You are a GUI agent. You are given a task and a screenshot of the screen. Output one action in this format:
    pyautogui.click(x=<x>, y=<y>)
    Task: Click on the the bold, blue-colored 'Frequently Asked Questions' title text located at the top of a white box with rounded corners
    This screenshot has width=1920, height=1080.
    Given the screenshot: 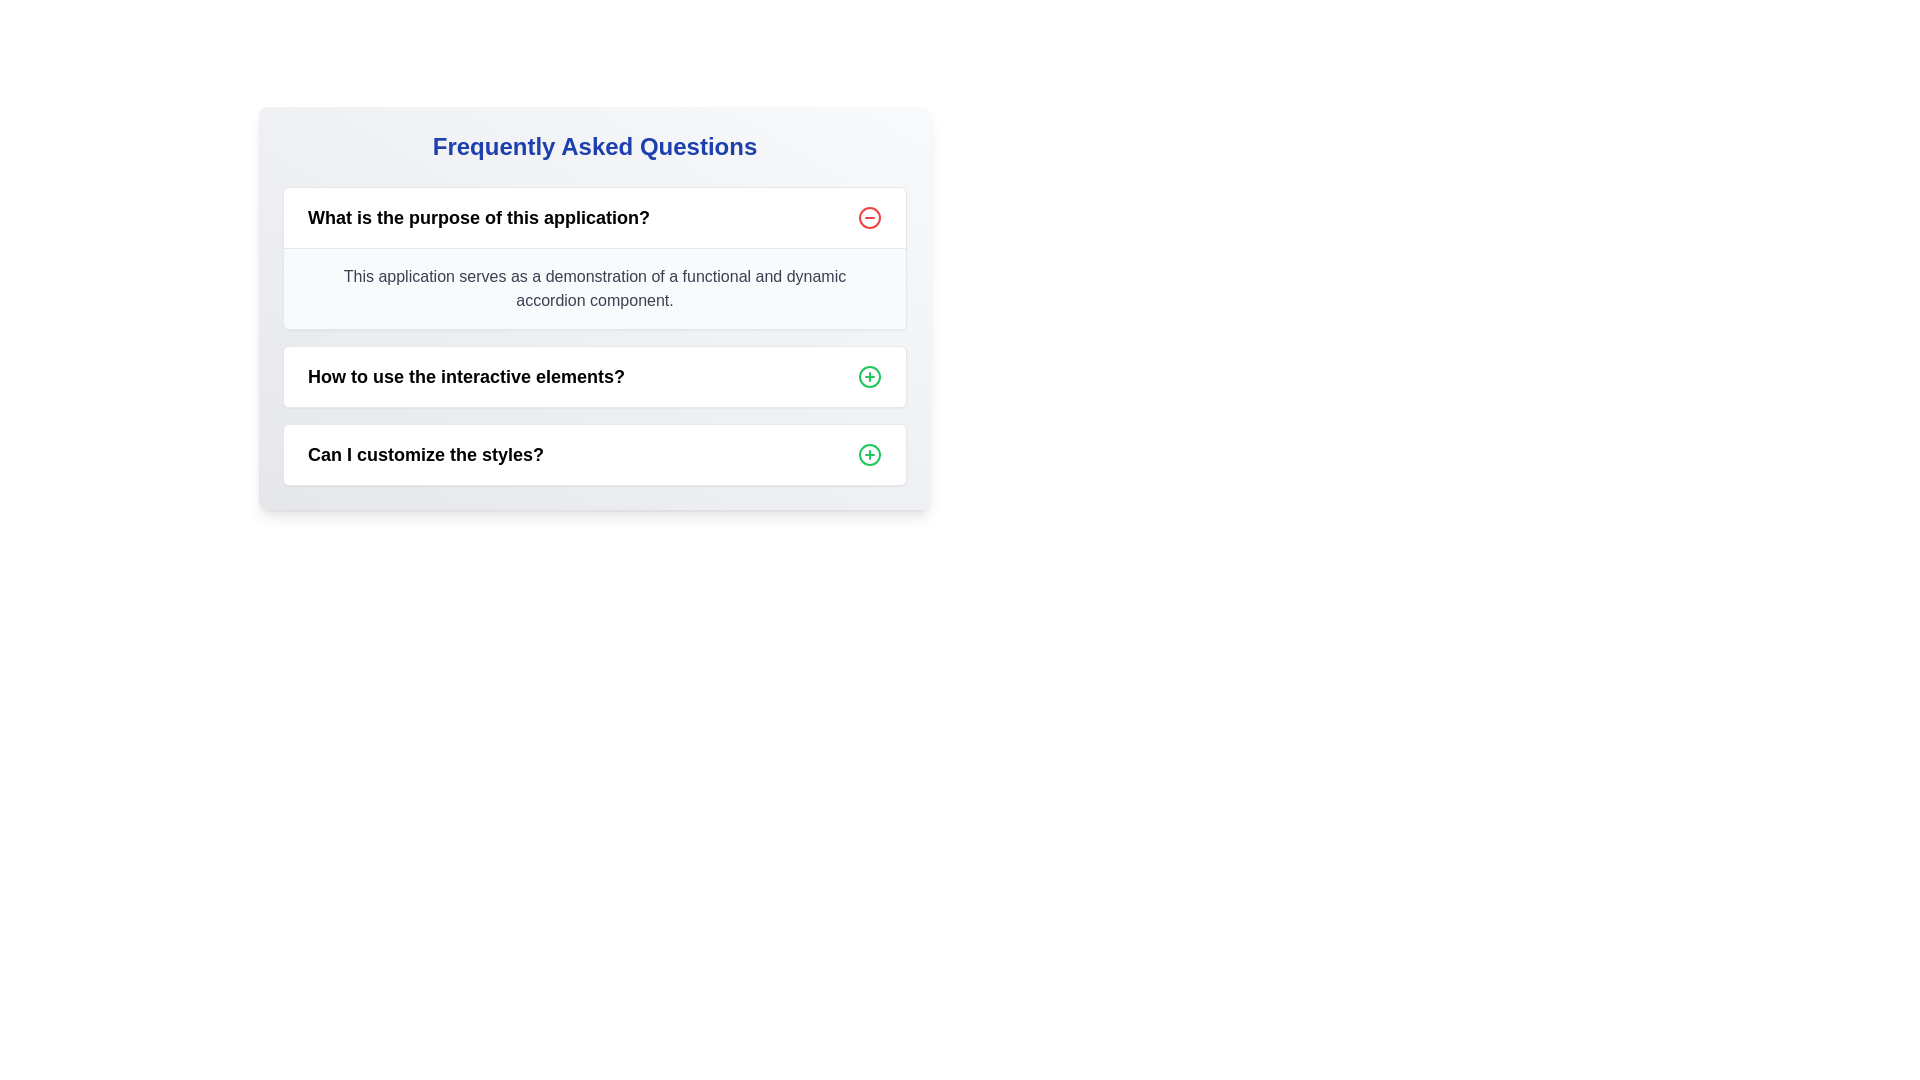 What is the action you would take?
    pyautogui.click(x=594, y=145)
    